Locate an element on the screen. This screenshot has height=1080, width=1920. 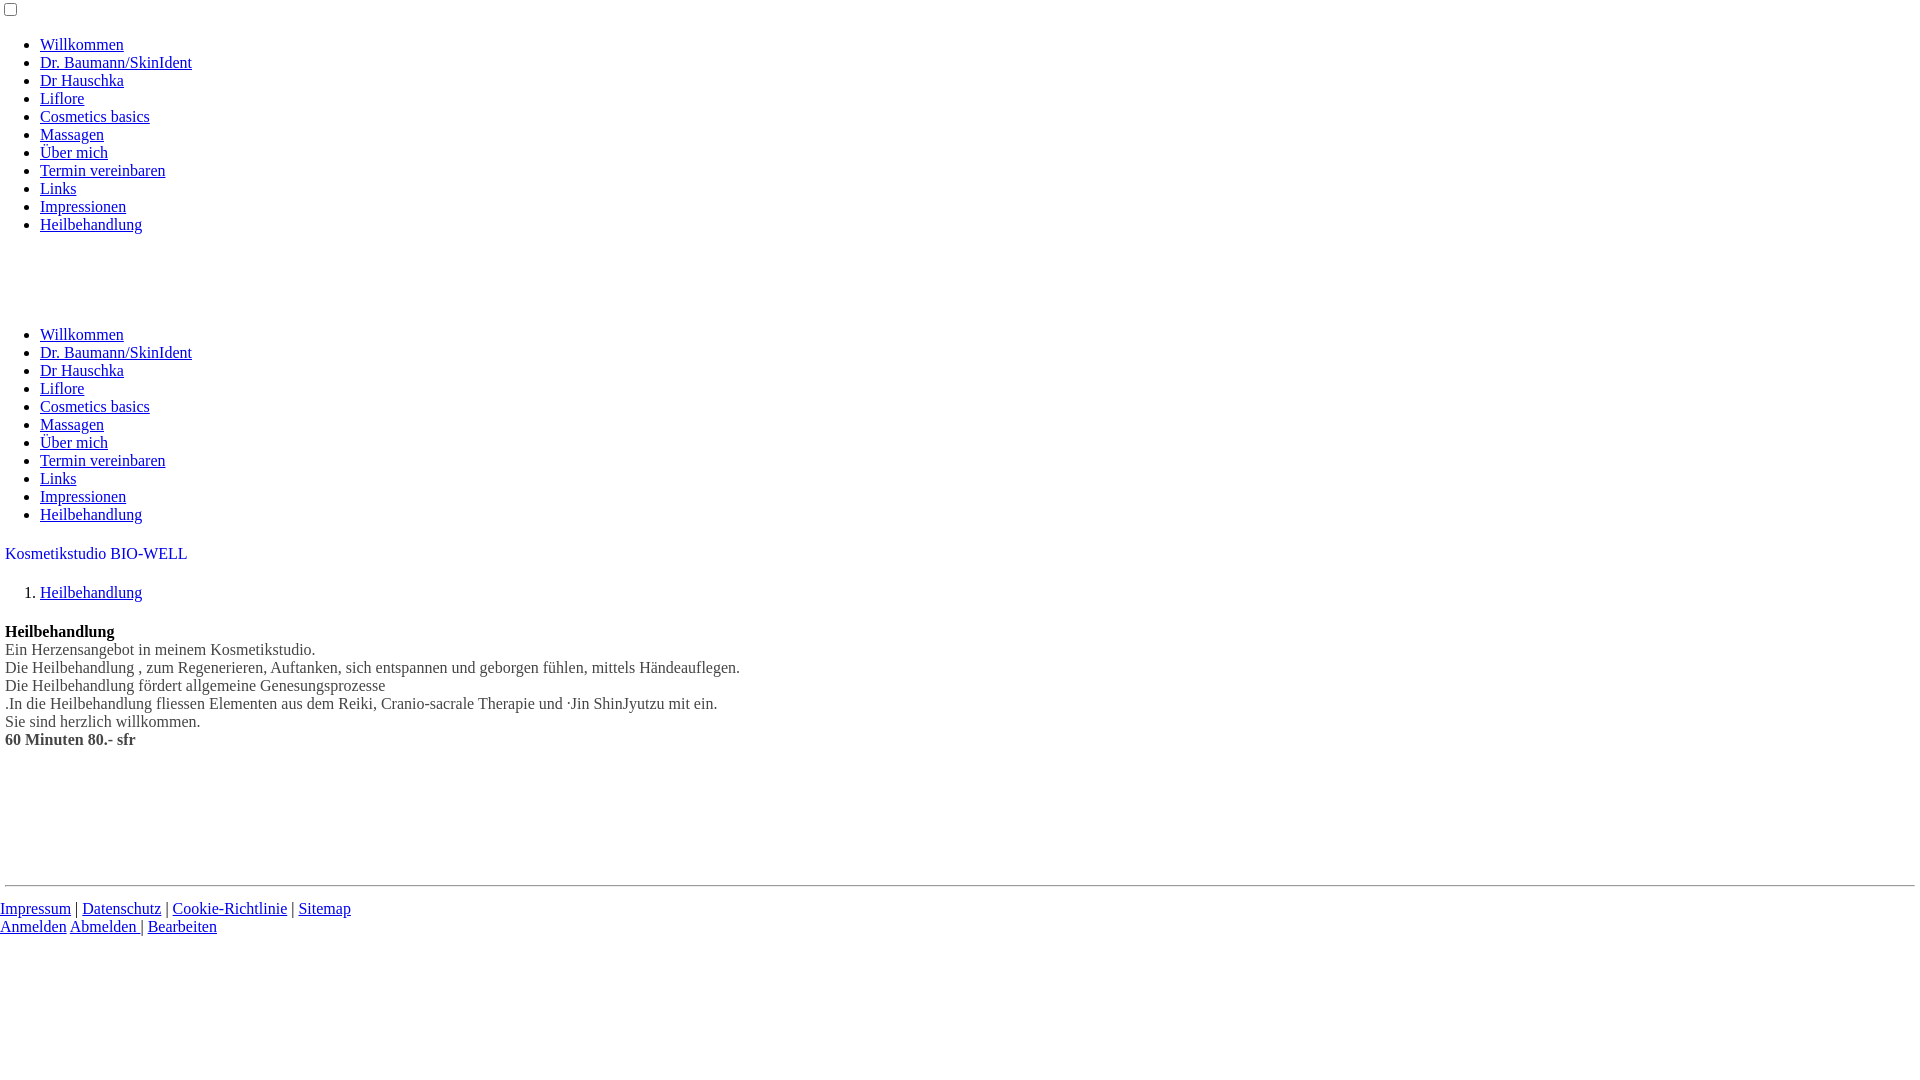
'Dr Hauschka' is located at coordinates (80, 370).